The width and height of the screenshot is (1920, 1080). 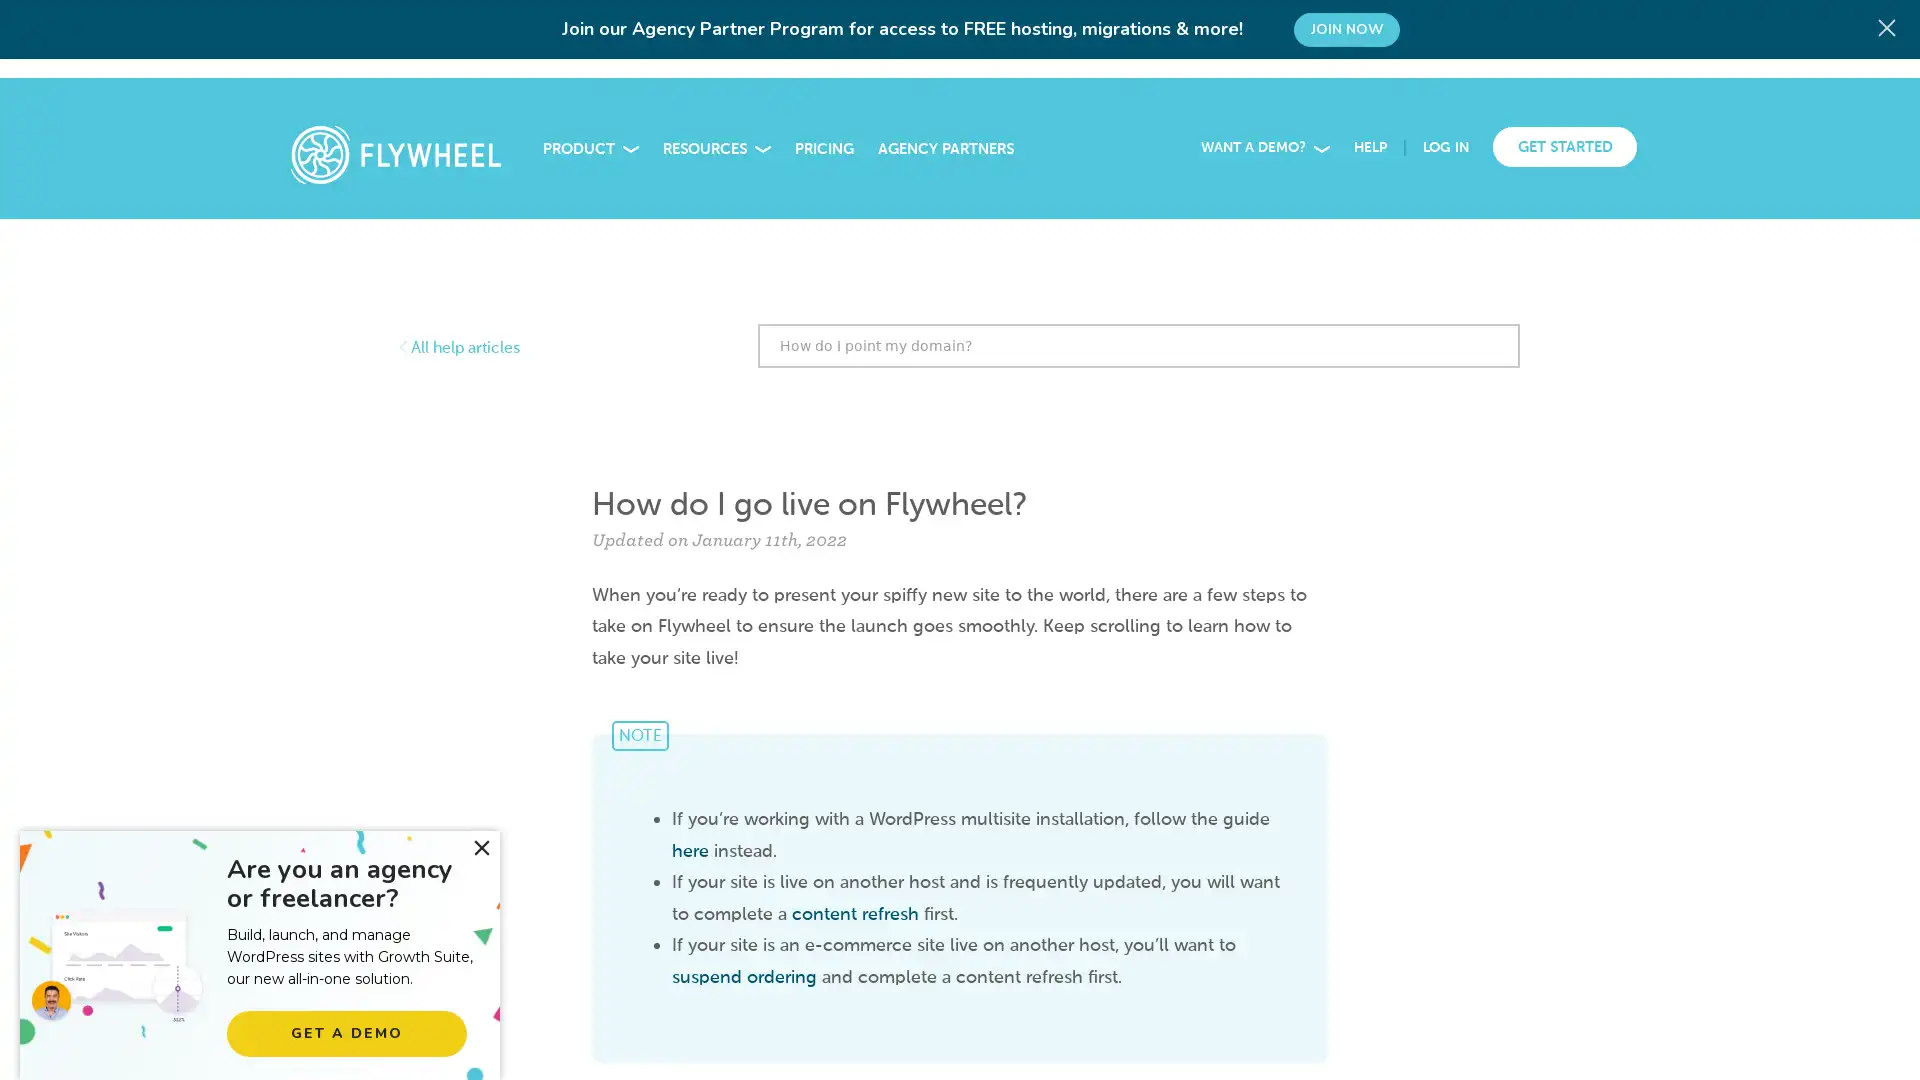 I want to click on Close, so click(x=1890, y=25).